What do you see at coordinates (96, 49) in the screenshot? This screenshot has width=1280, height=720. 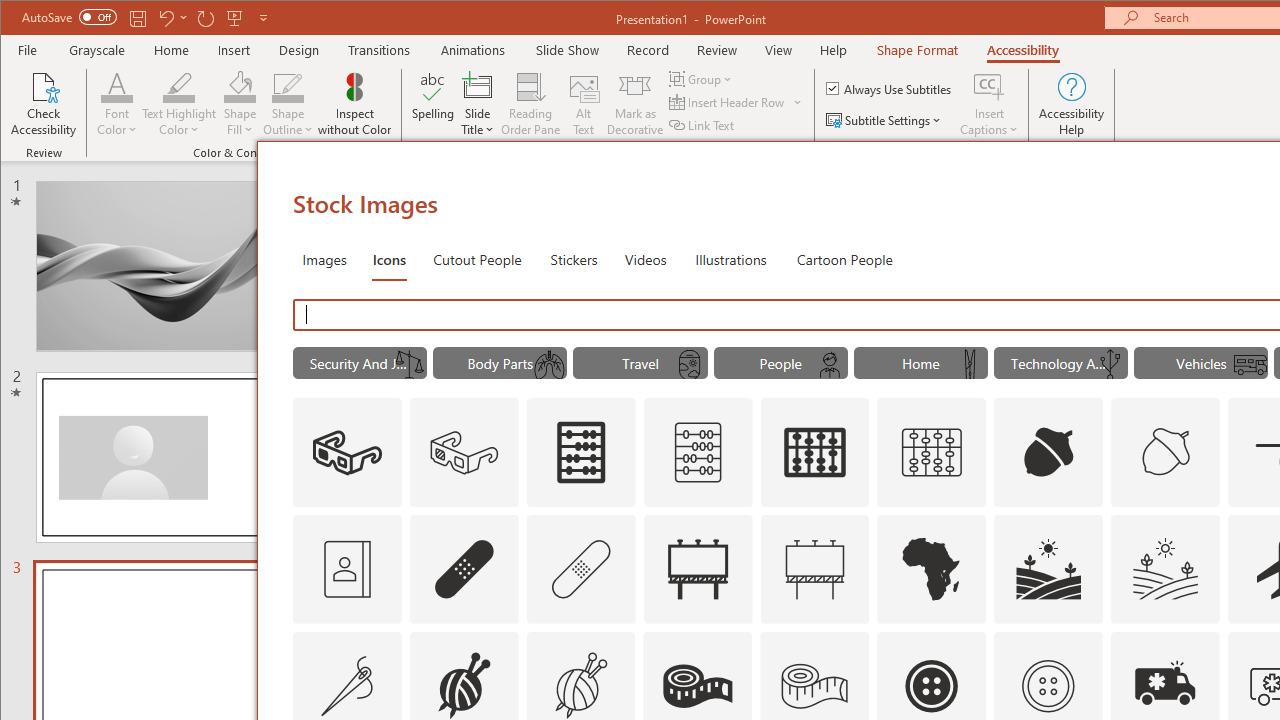 I see `'Grayscale'` at bounding box center [96, 49].